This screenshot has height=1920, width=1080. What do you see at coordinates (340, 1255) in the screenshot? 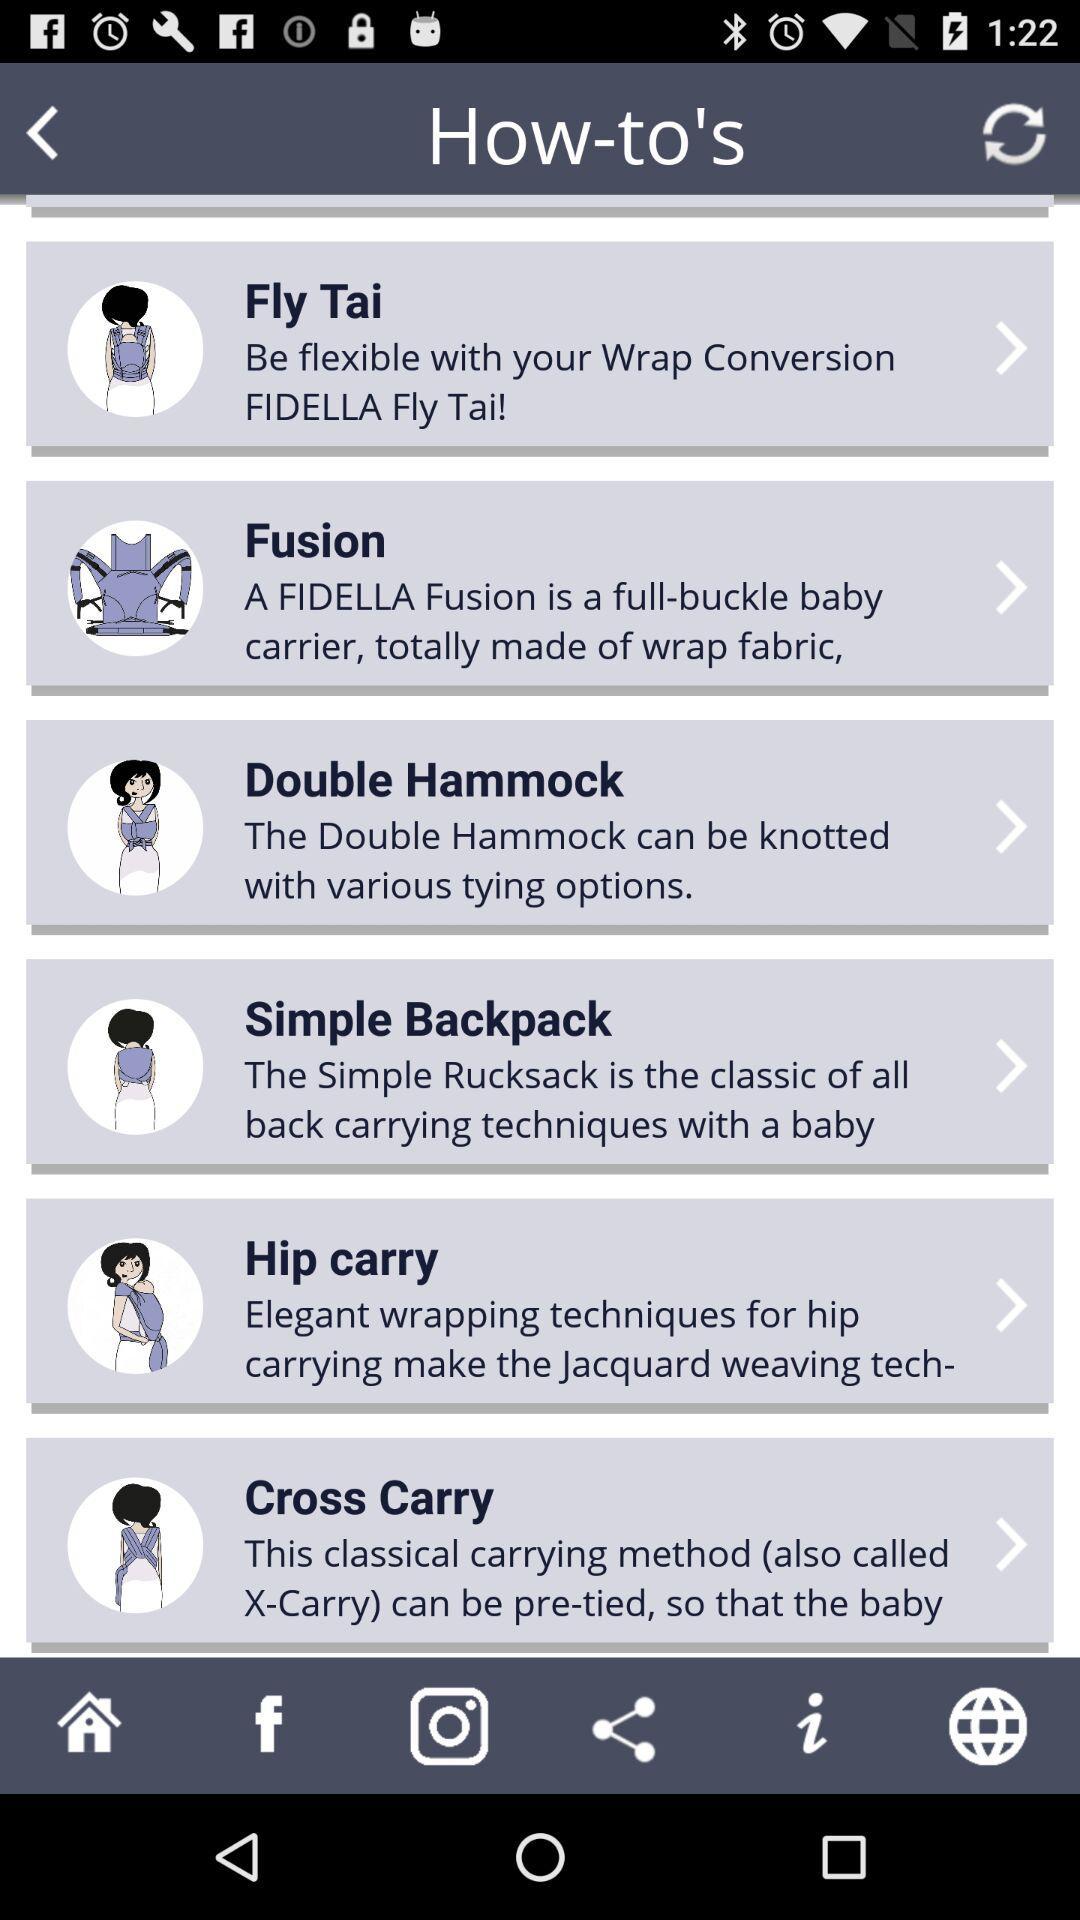
I see `hip carry app` at bounding box center [340, 1255].